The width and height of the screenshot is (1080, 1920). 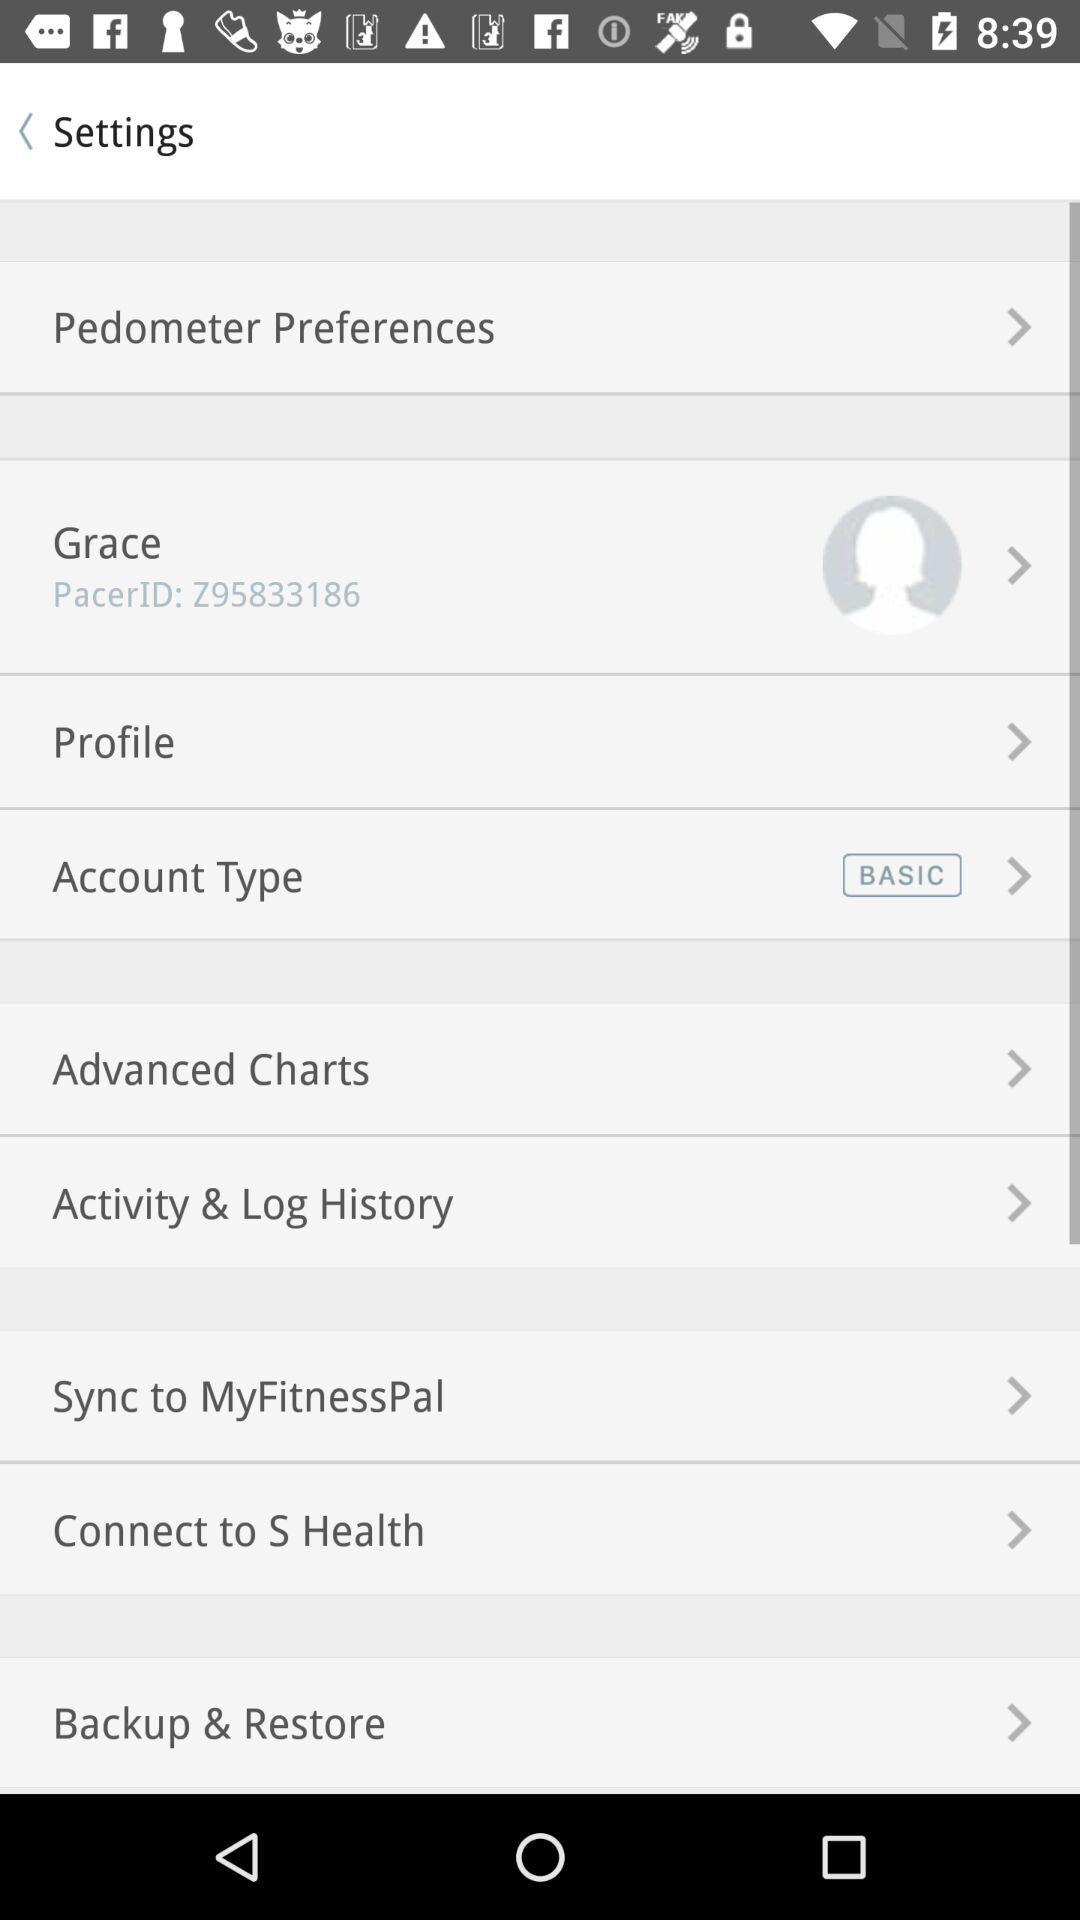 What do you see at coordinates (212, 1528) in the screenshot?
I see `connect to s` at bounding box center [212, 1528].